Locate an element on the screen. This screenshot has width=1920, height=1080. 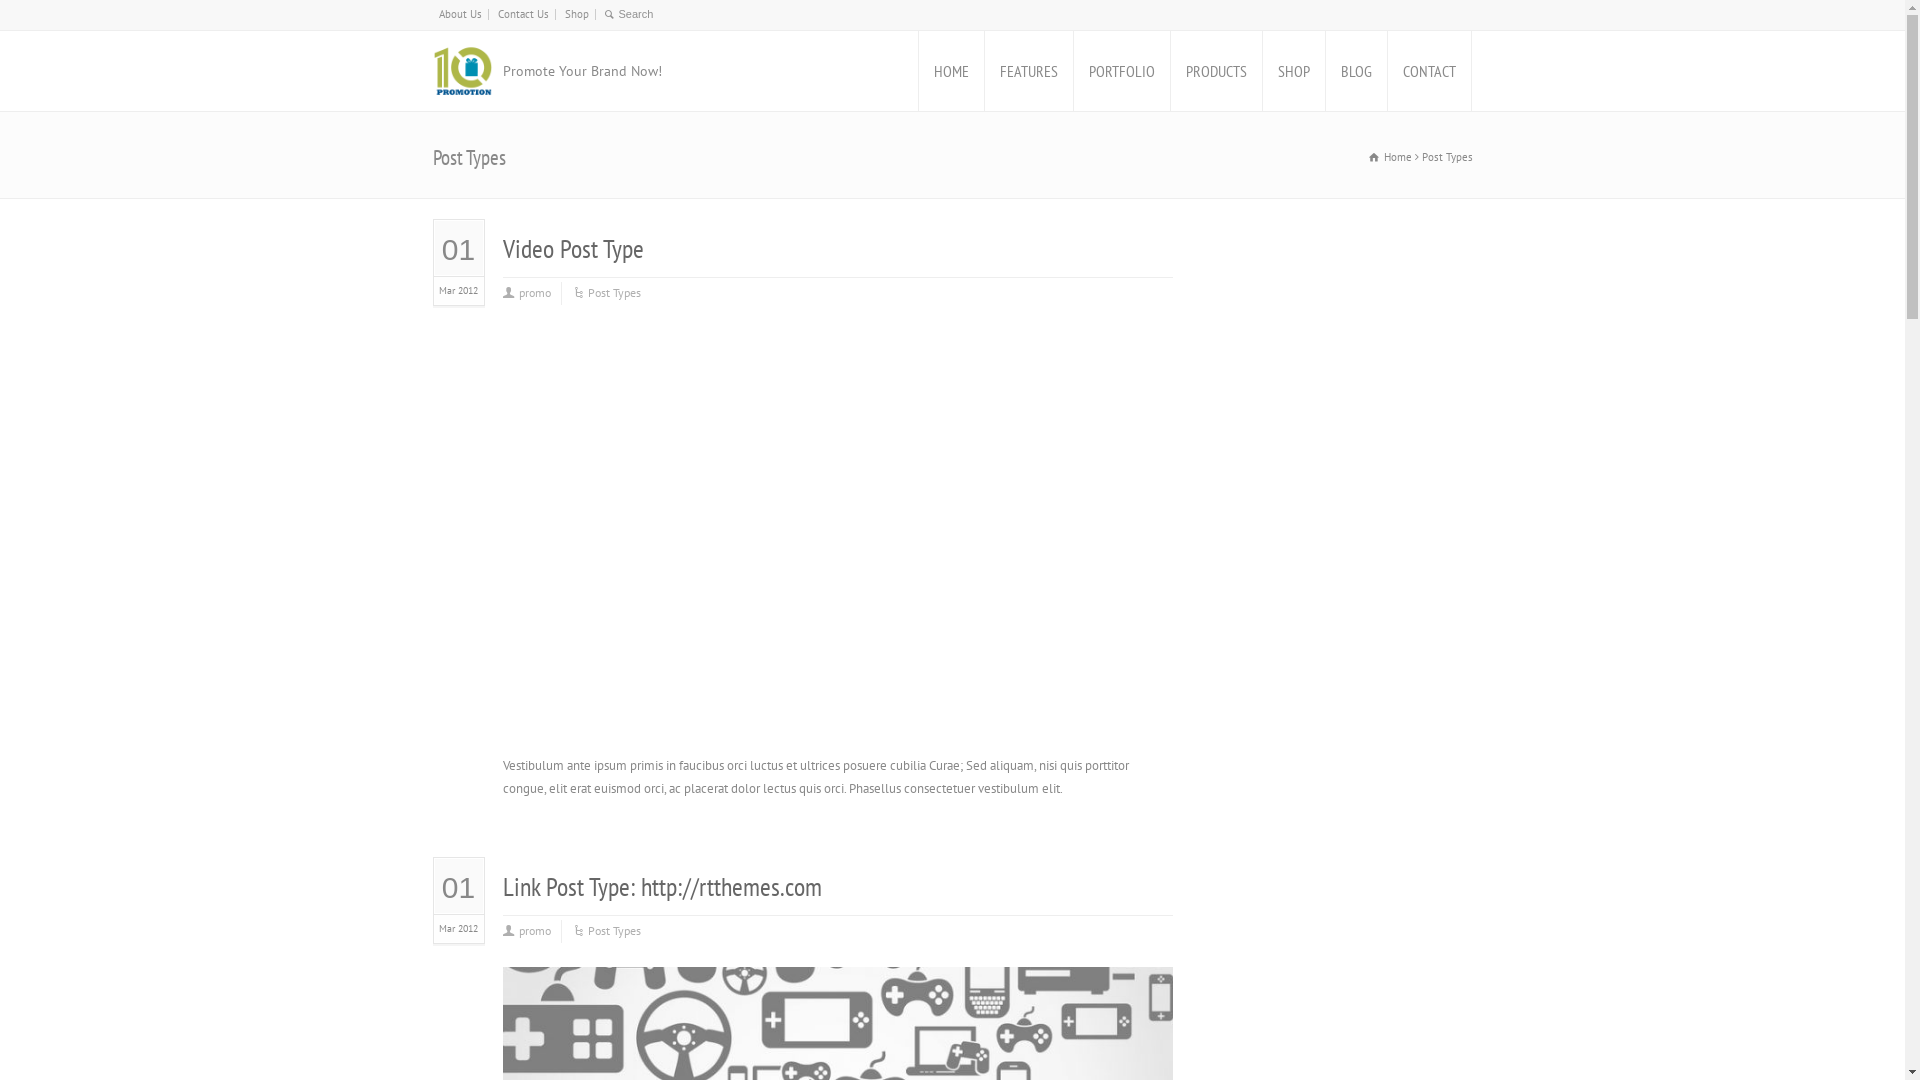
'promo' is located at coordinates (533, 931).